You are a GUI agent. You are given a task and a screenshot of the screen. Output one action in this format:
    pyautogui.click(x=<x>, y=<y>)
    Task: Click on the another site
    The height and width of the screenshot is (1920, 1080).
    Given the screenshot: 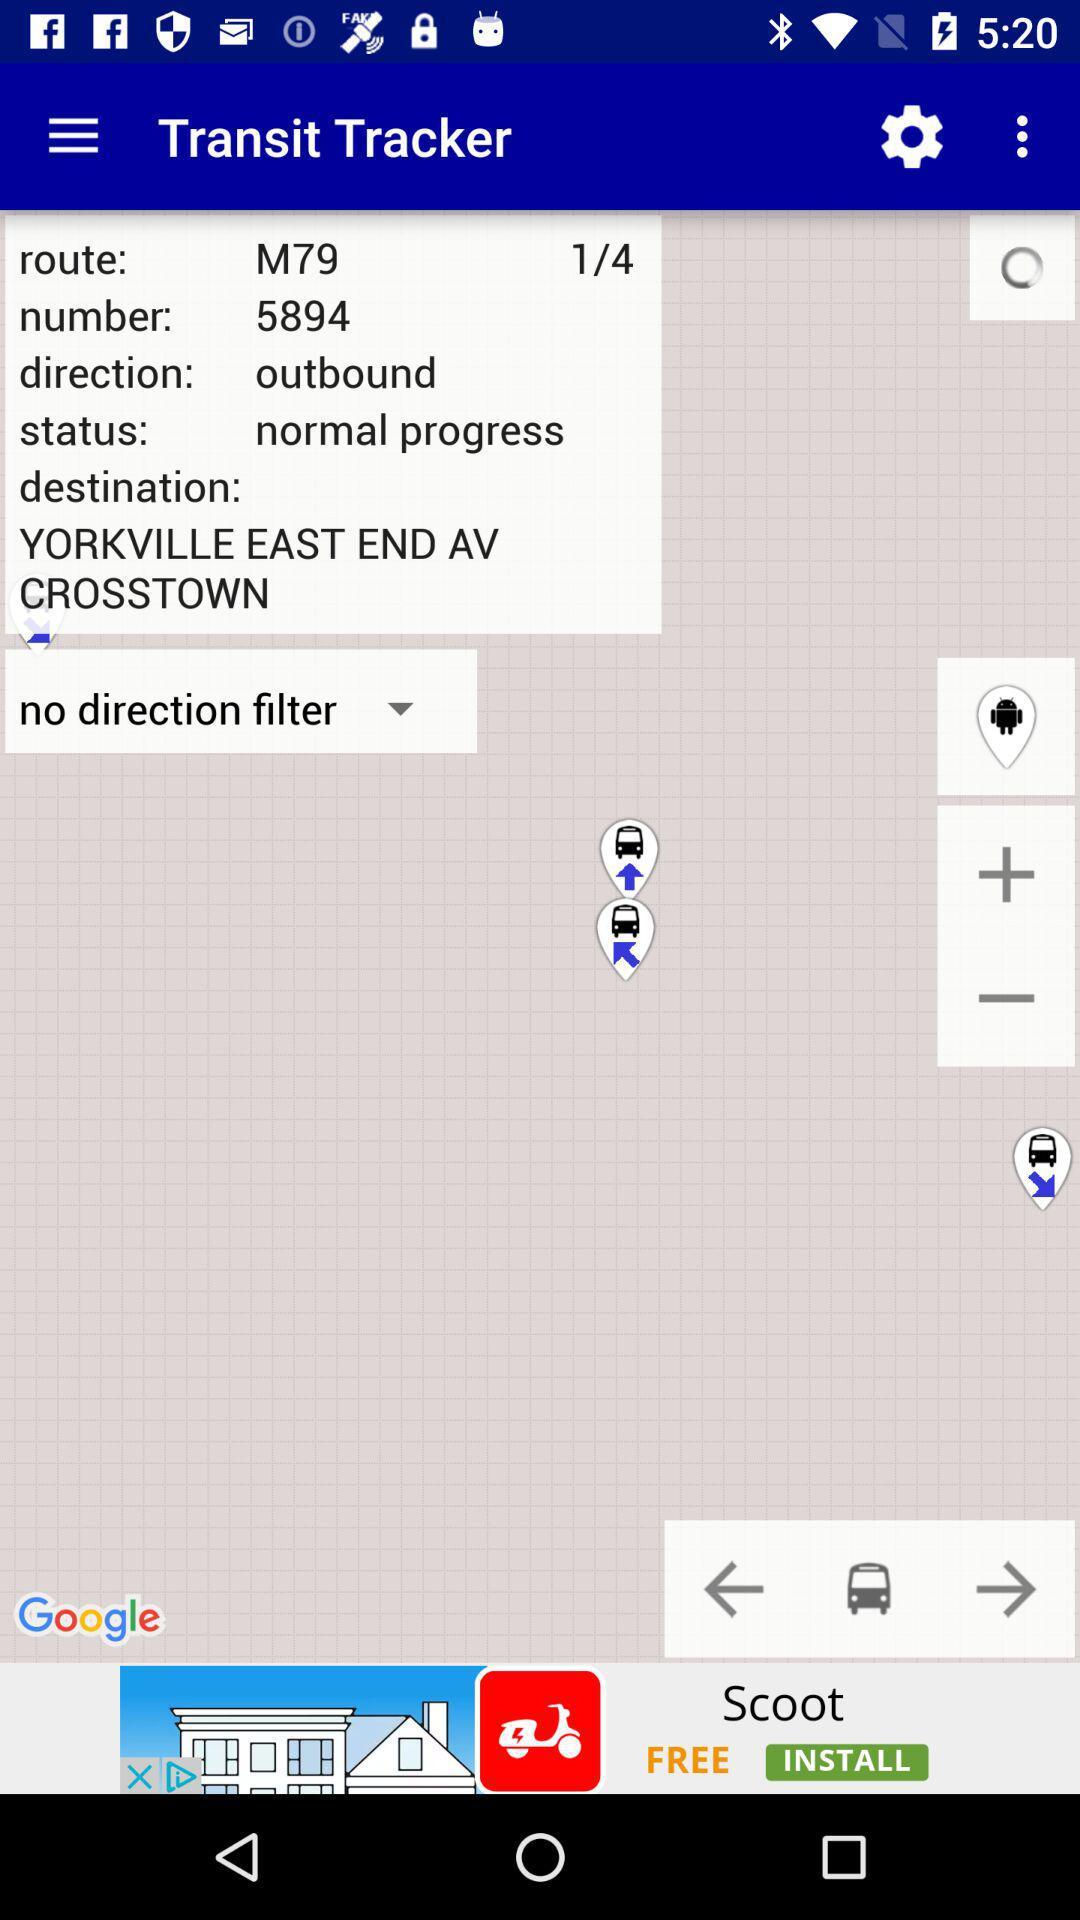 What is the action you would take?
    pyautogui.click(x=540, y=1727)
    